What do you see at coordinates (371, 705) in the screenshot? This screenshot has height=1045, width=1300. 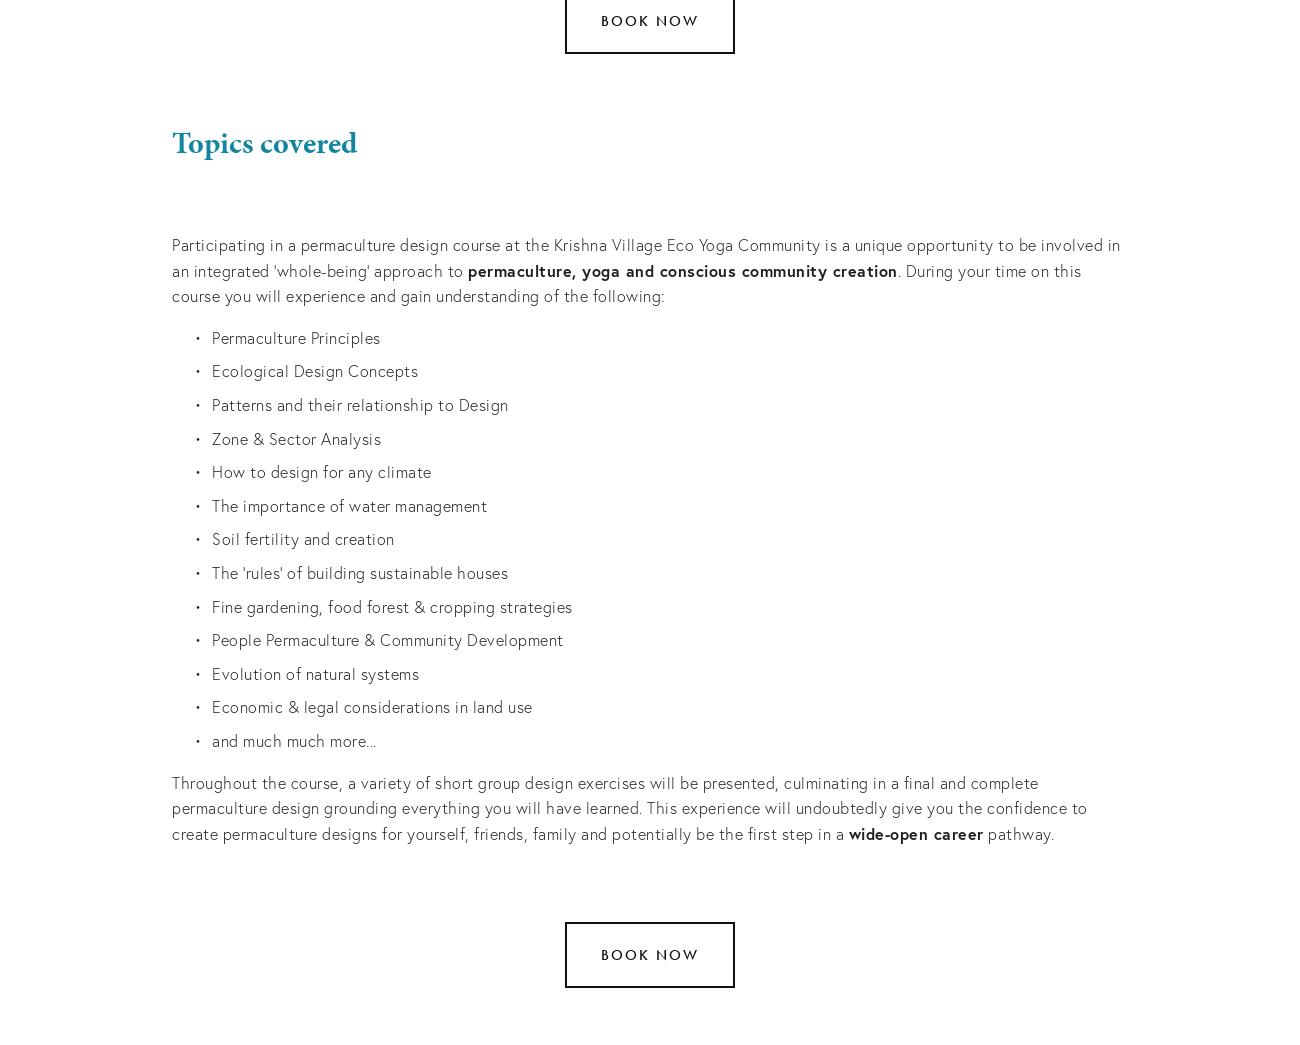 I see `'Economic & legal considerations in land use'` at bounding box center [371, 705].